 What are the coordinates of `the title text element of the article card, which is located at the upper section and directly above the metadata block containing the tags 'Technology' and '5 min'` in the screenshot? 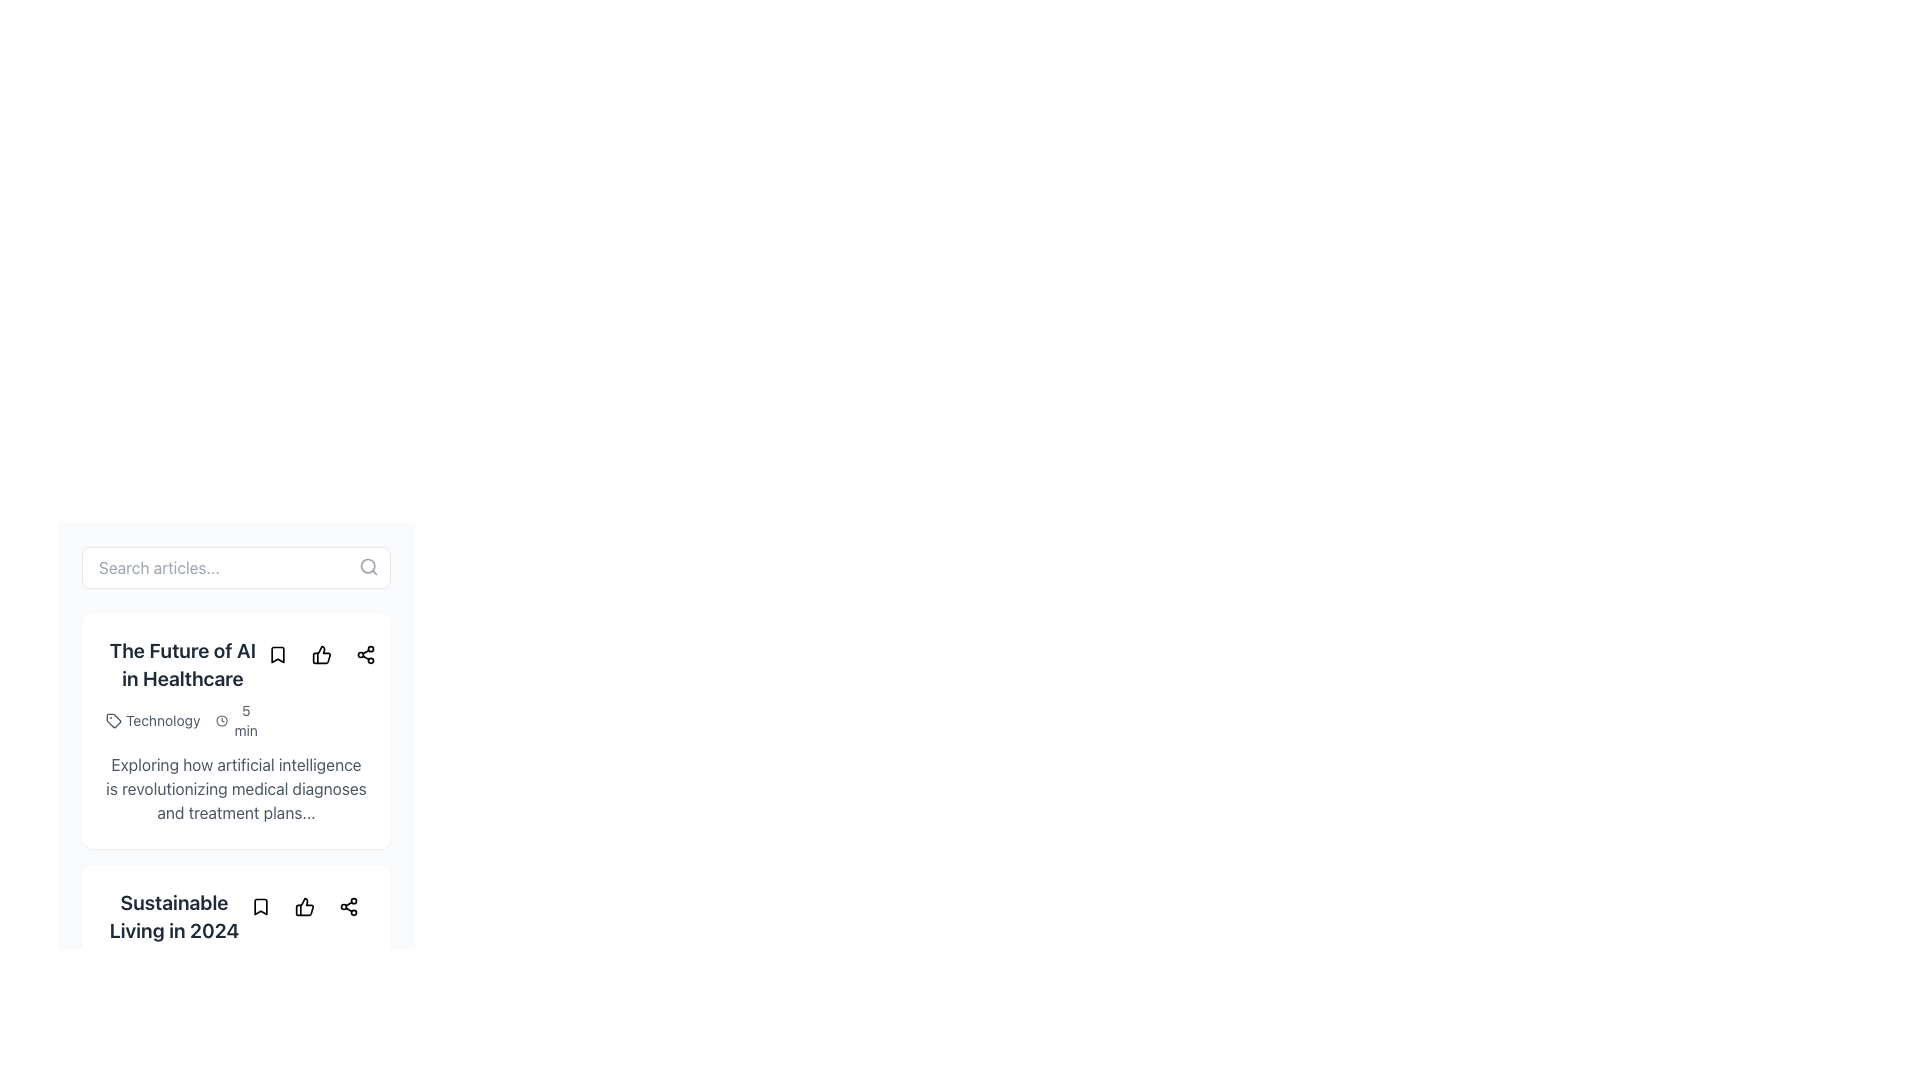 It's located at (182, 664).